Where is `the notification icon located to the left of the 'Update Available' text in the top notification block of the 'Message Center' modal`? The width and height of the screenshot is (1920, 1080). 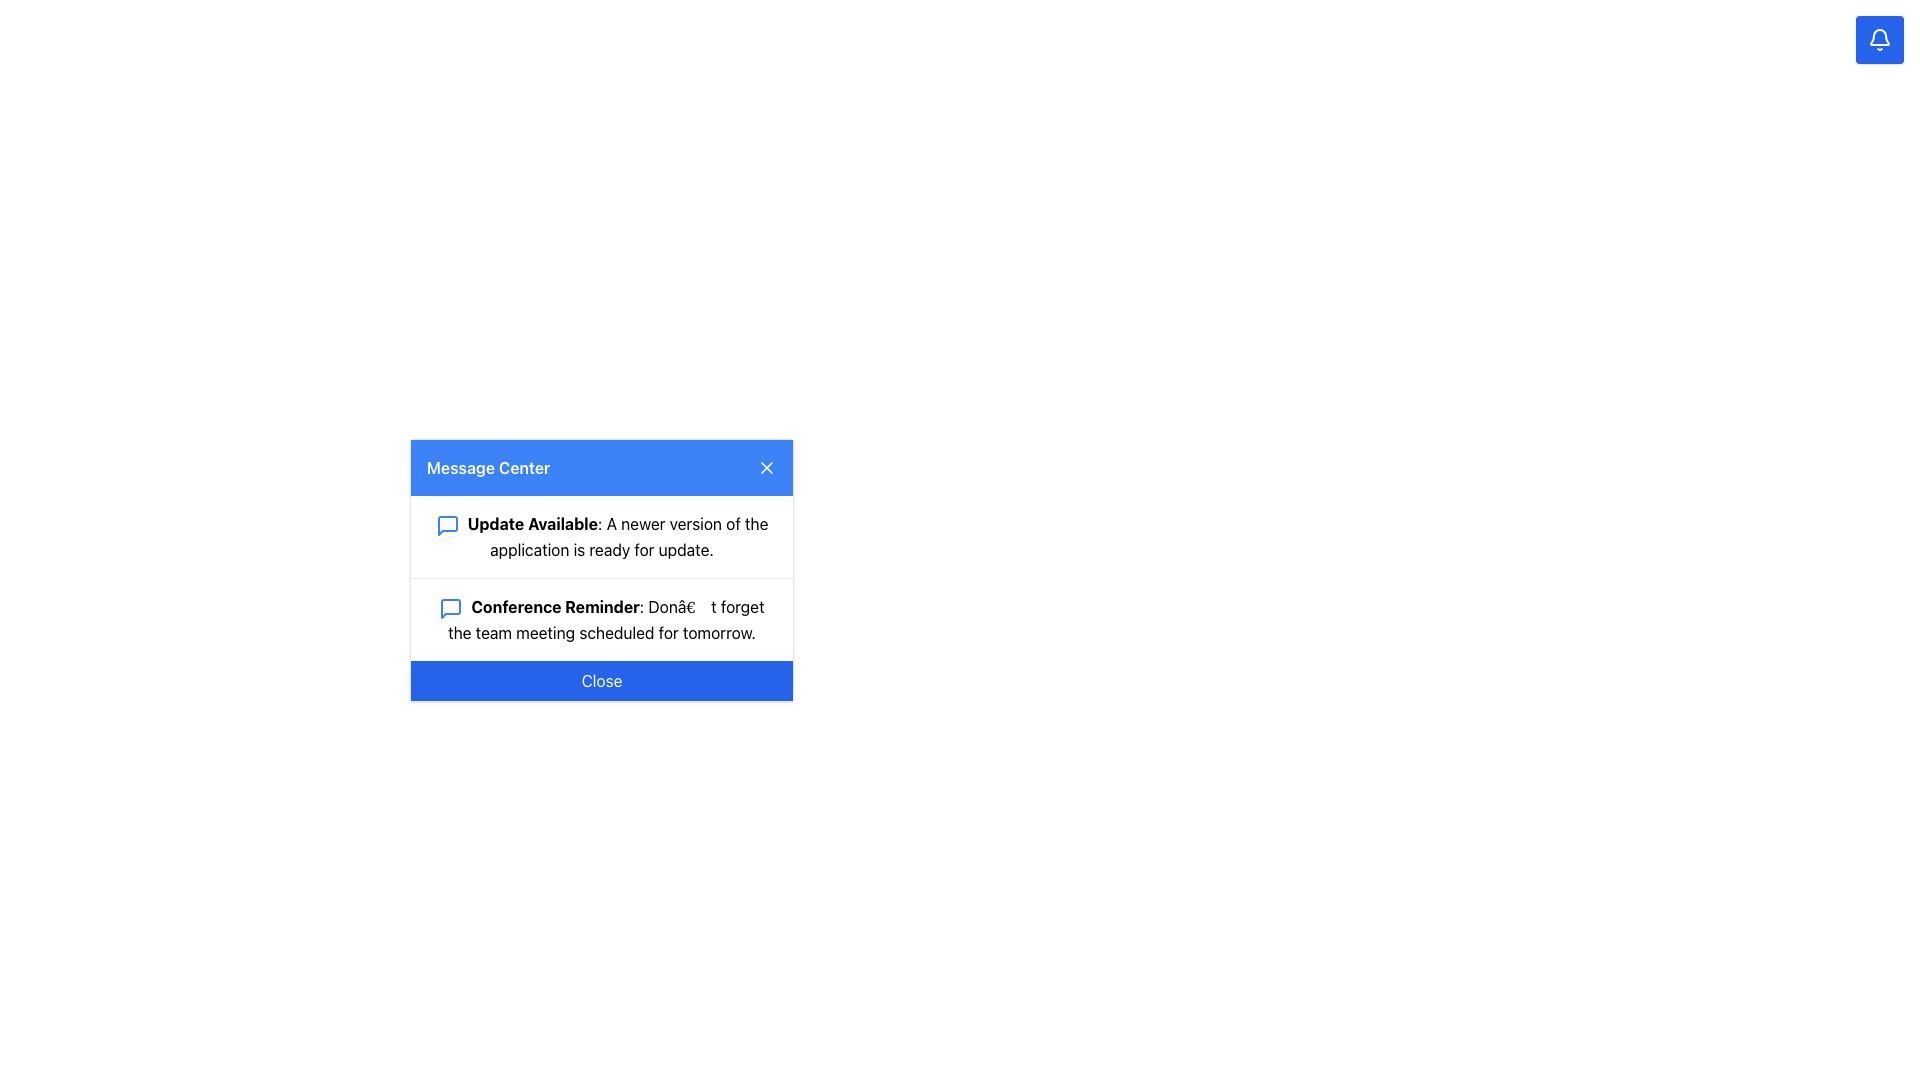
the notification icon located to the left of the 'Update Available' text in the top notification block of the 'Message Center' modal is located at coordinates (446, 524).